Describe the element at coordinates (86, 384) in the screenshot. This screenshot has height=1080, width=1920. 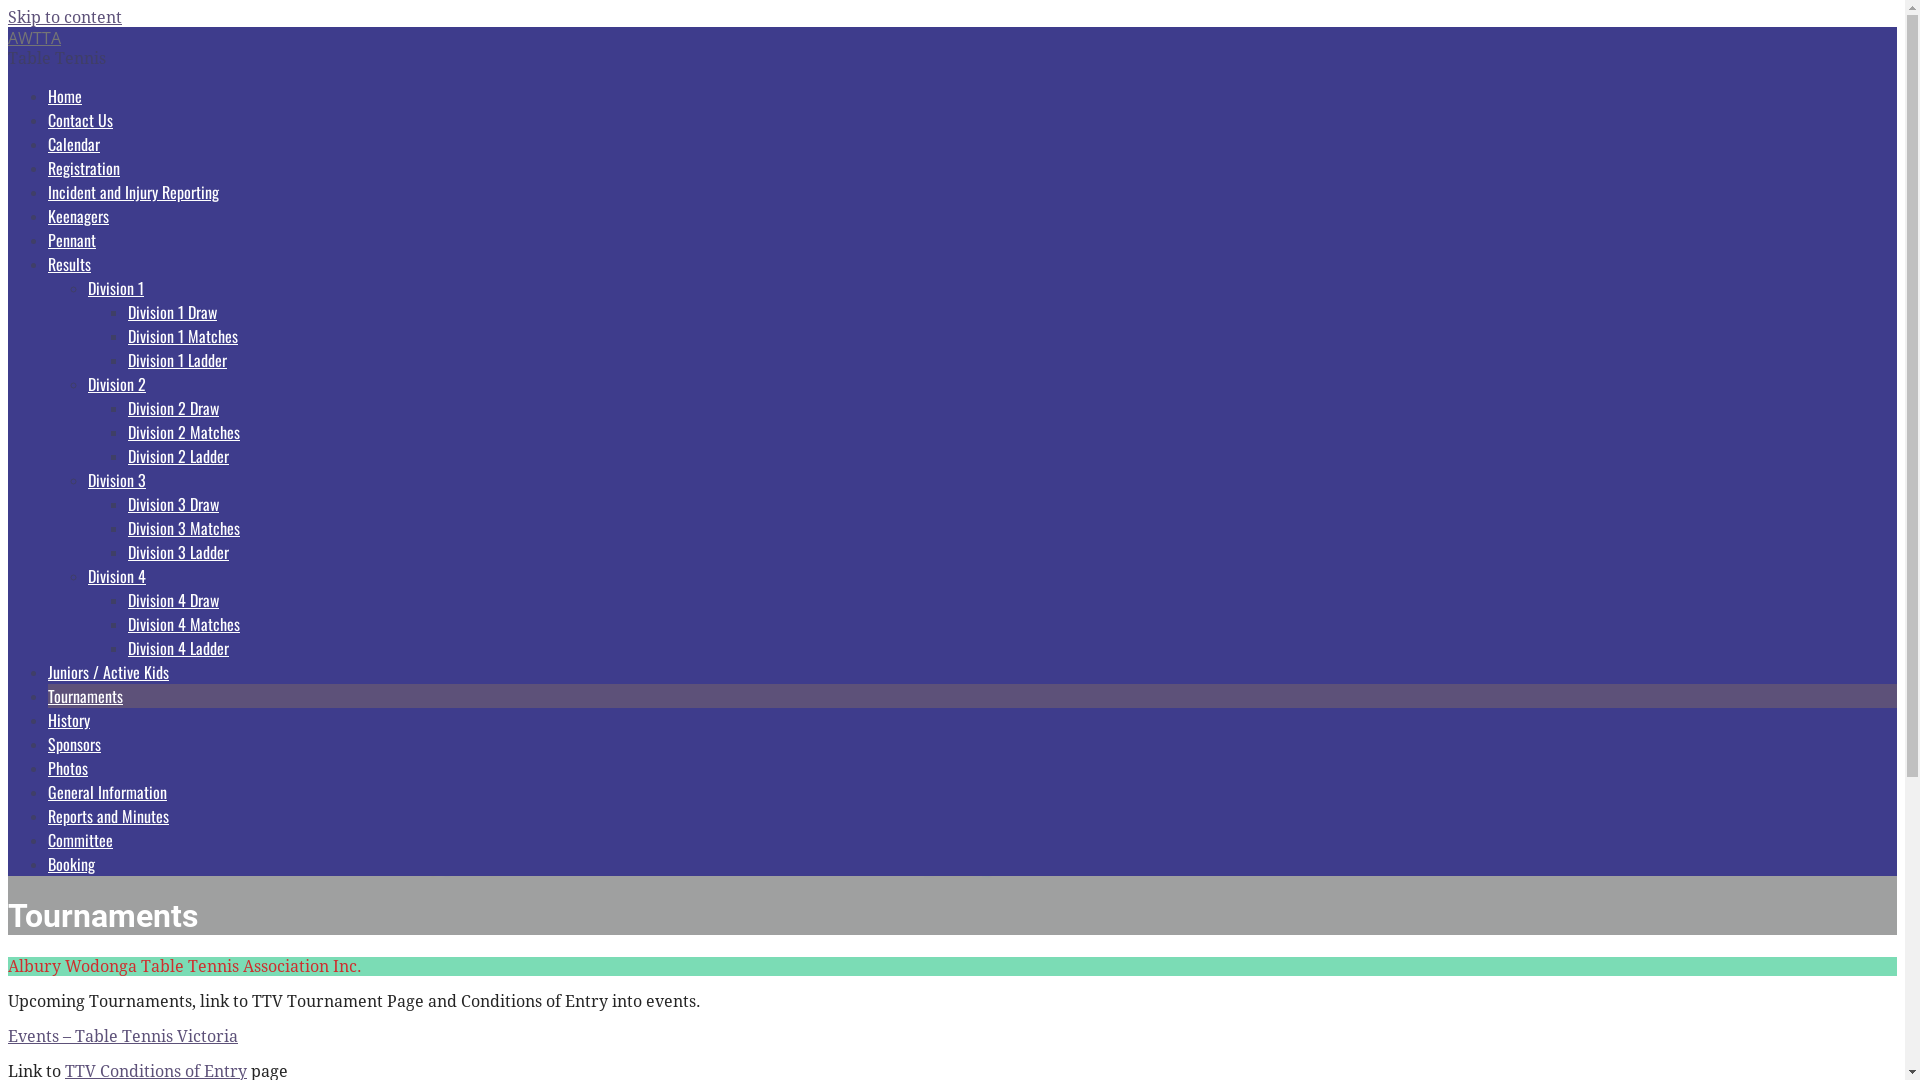
I see `'Division 2'` at that location.